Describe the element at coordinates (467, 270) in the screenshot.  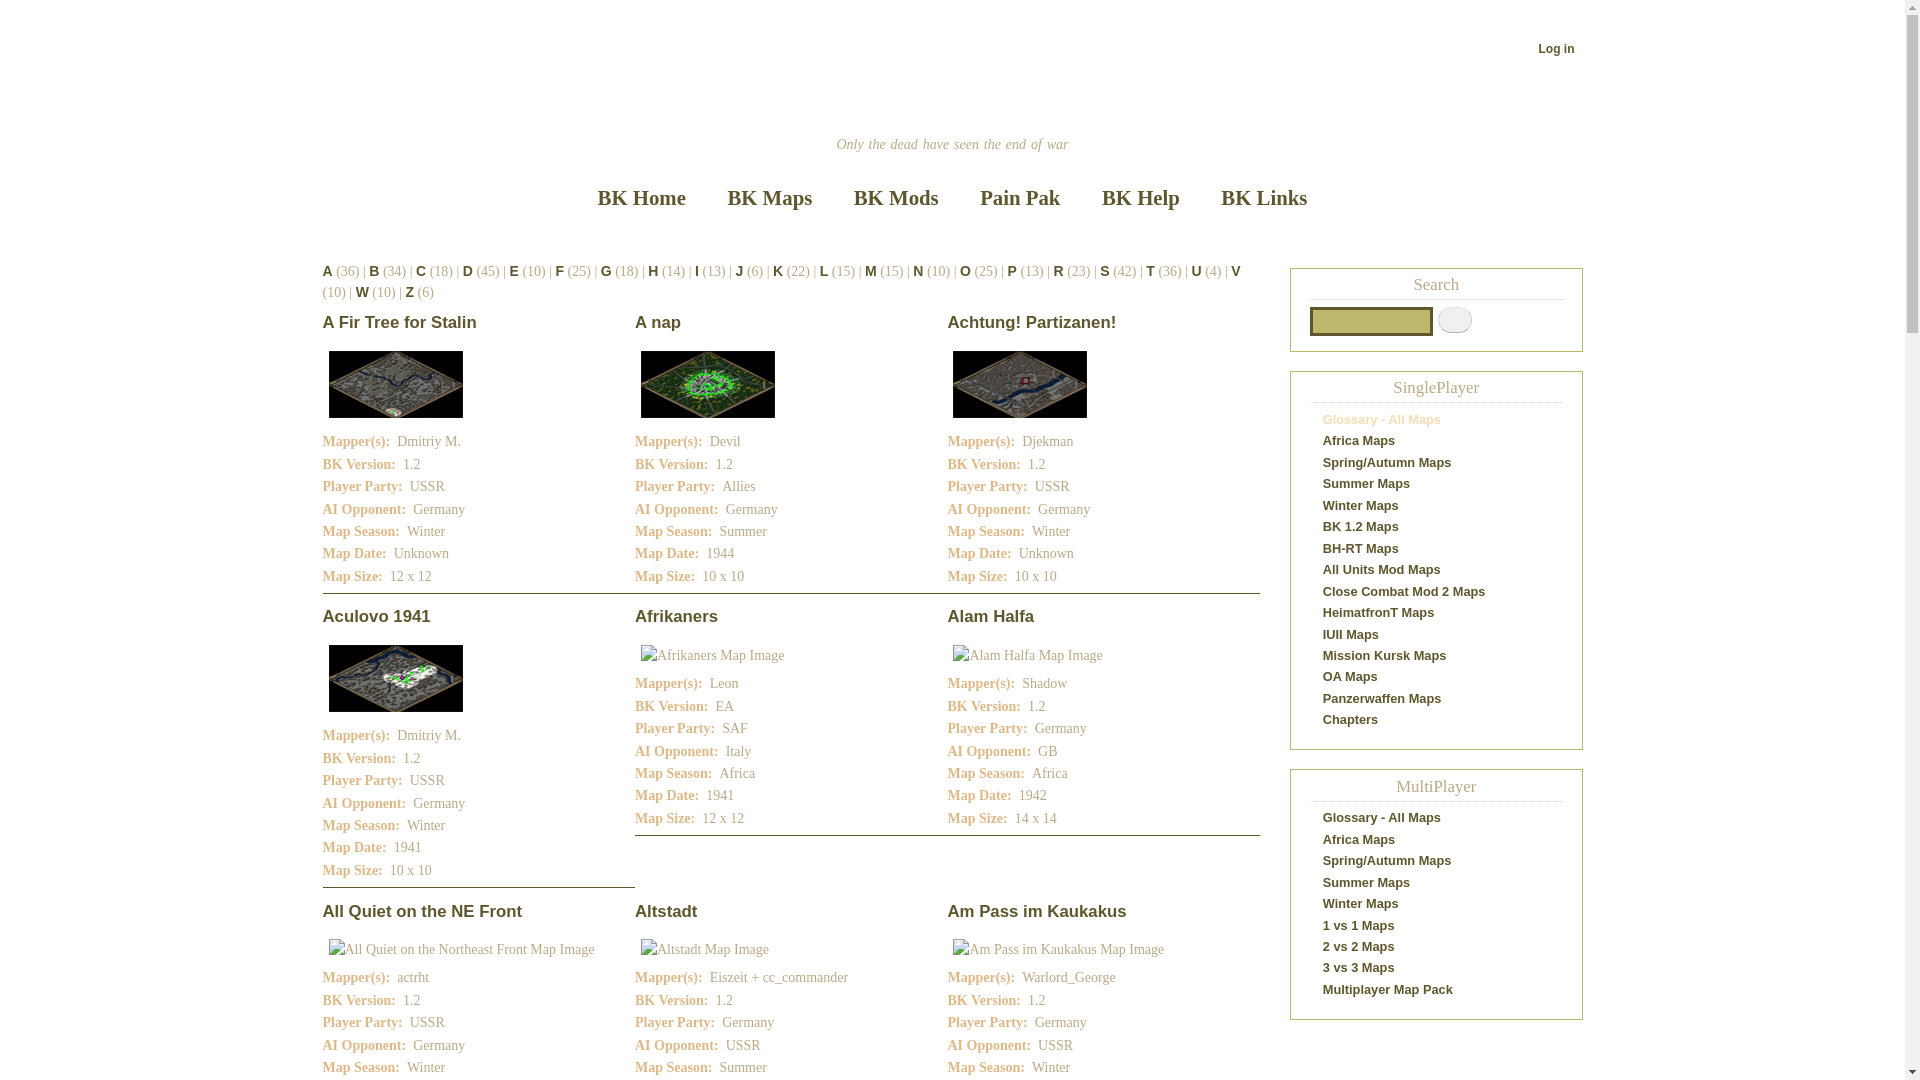
I see `'D'` at that location.